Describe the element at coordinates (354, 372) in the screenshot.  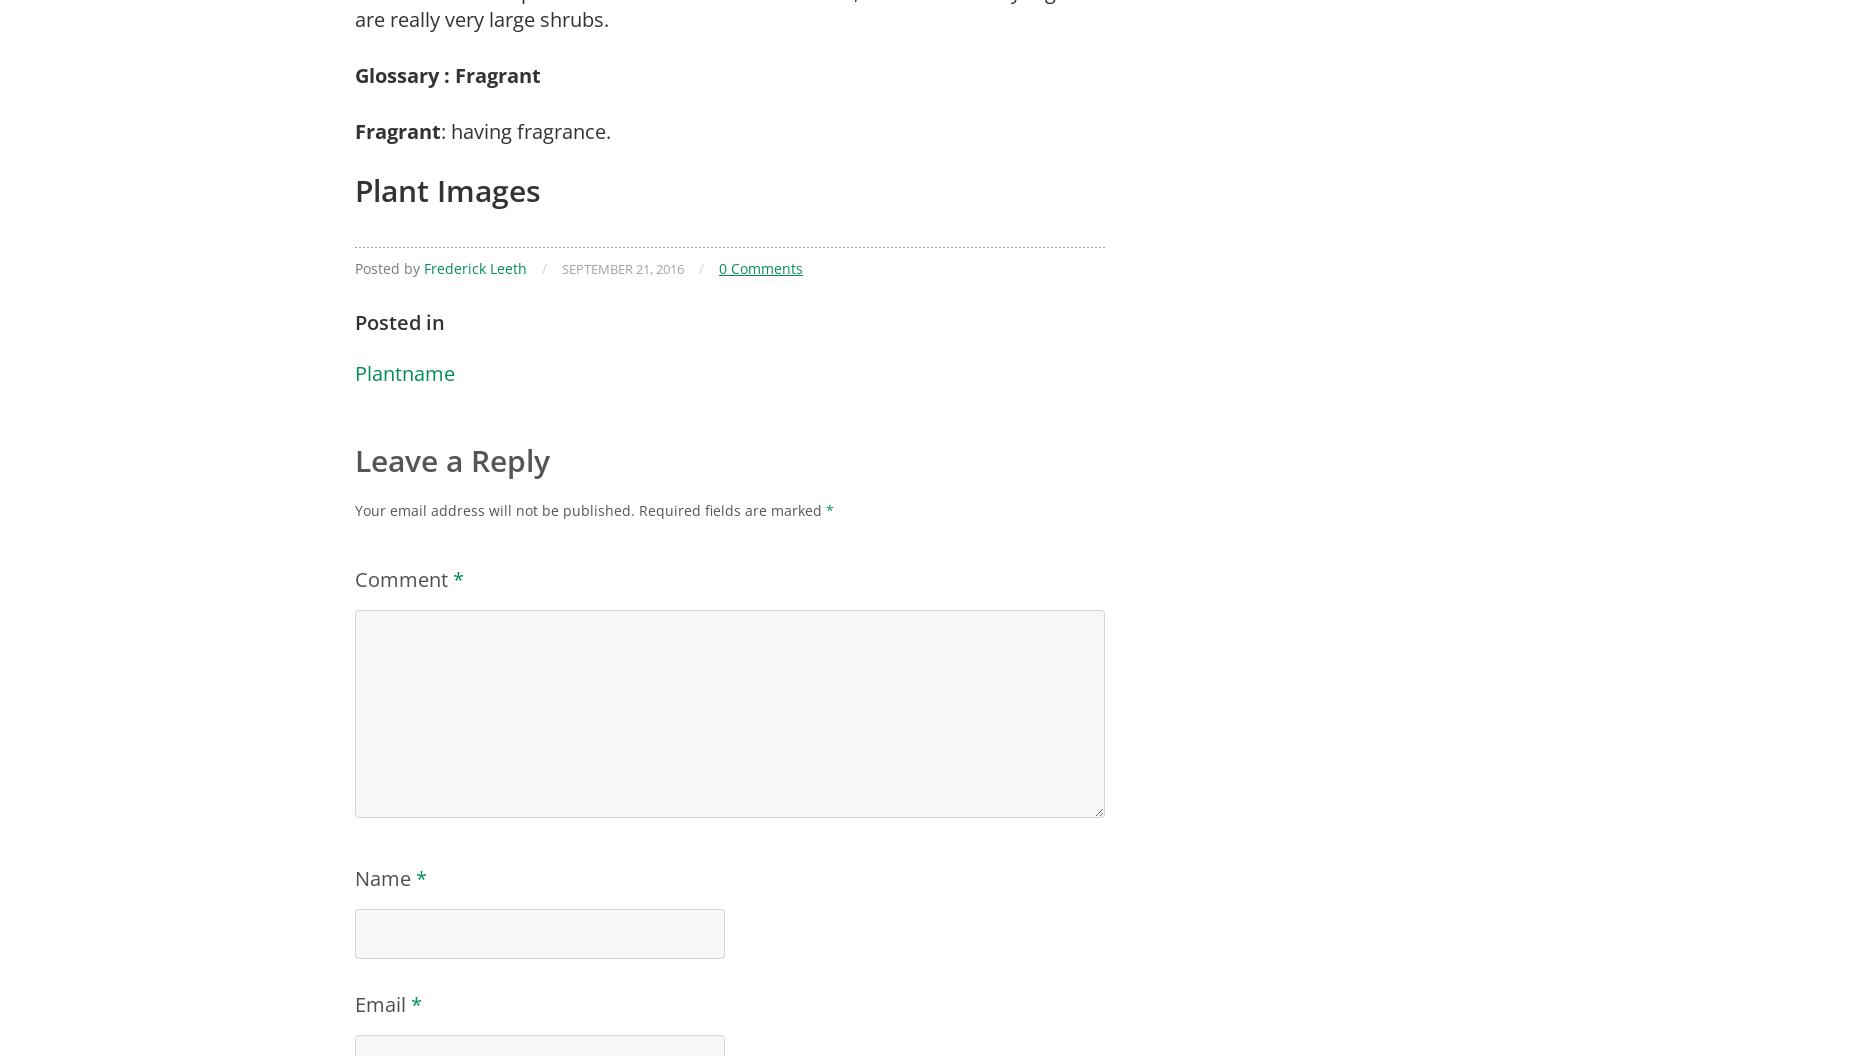
I see `'Plantname'` at that location.